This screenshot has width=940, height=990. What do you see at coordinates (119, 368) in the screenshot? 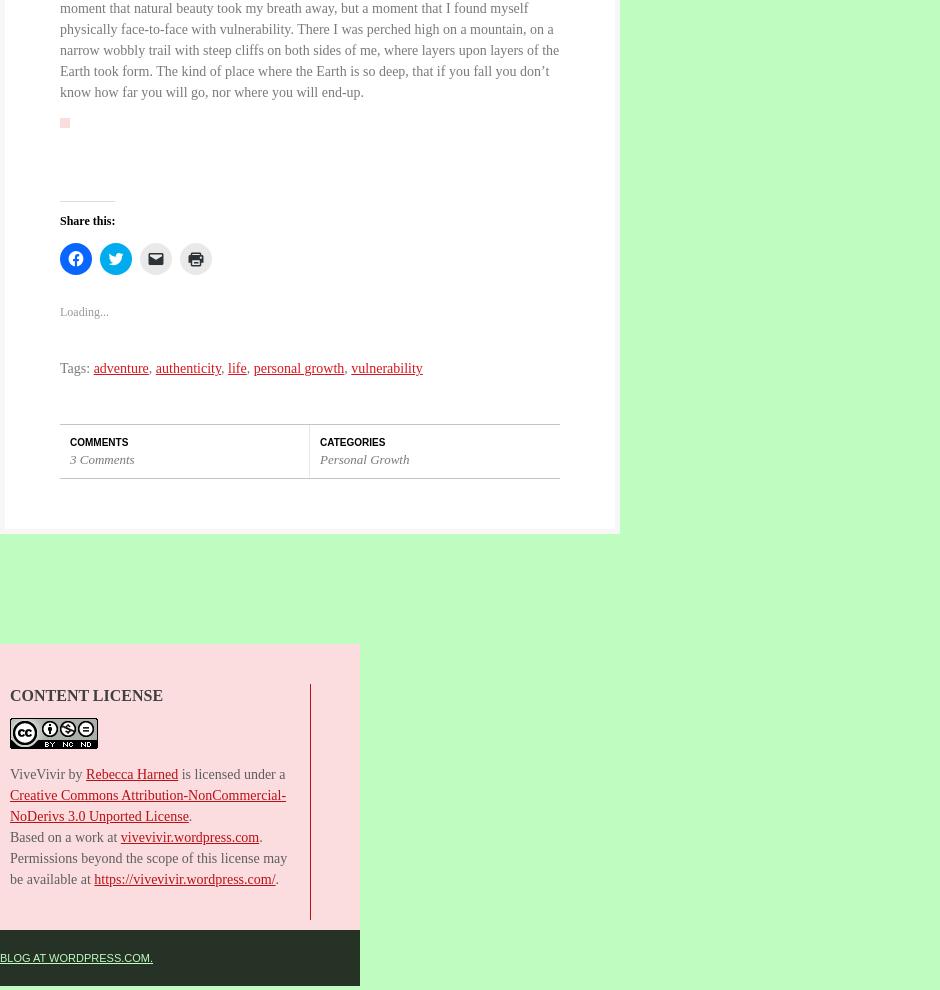
I see `'adventure'` at bounding box center [119, 368].